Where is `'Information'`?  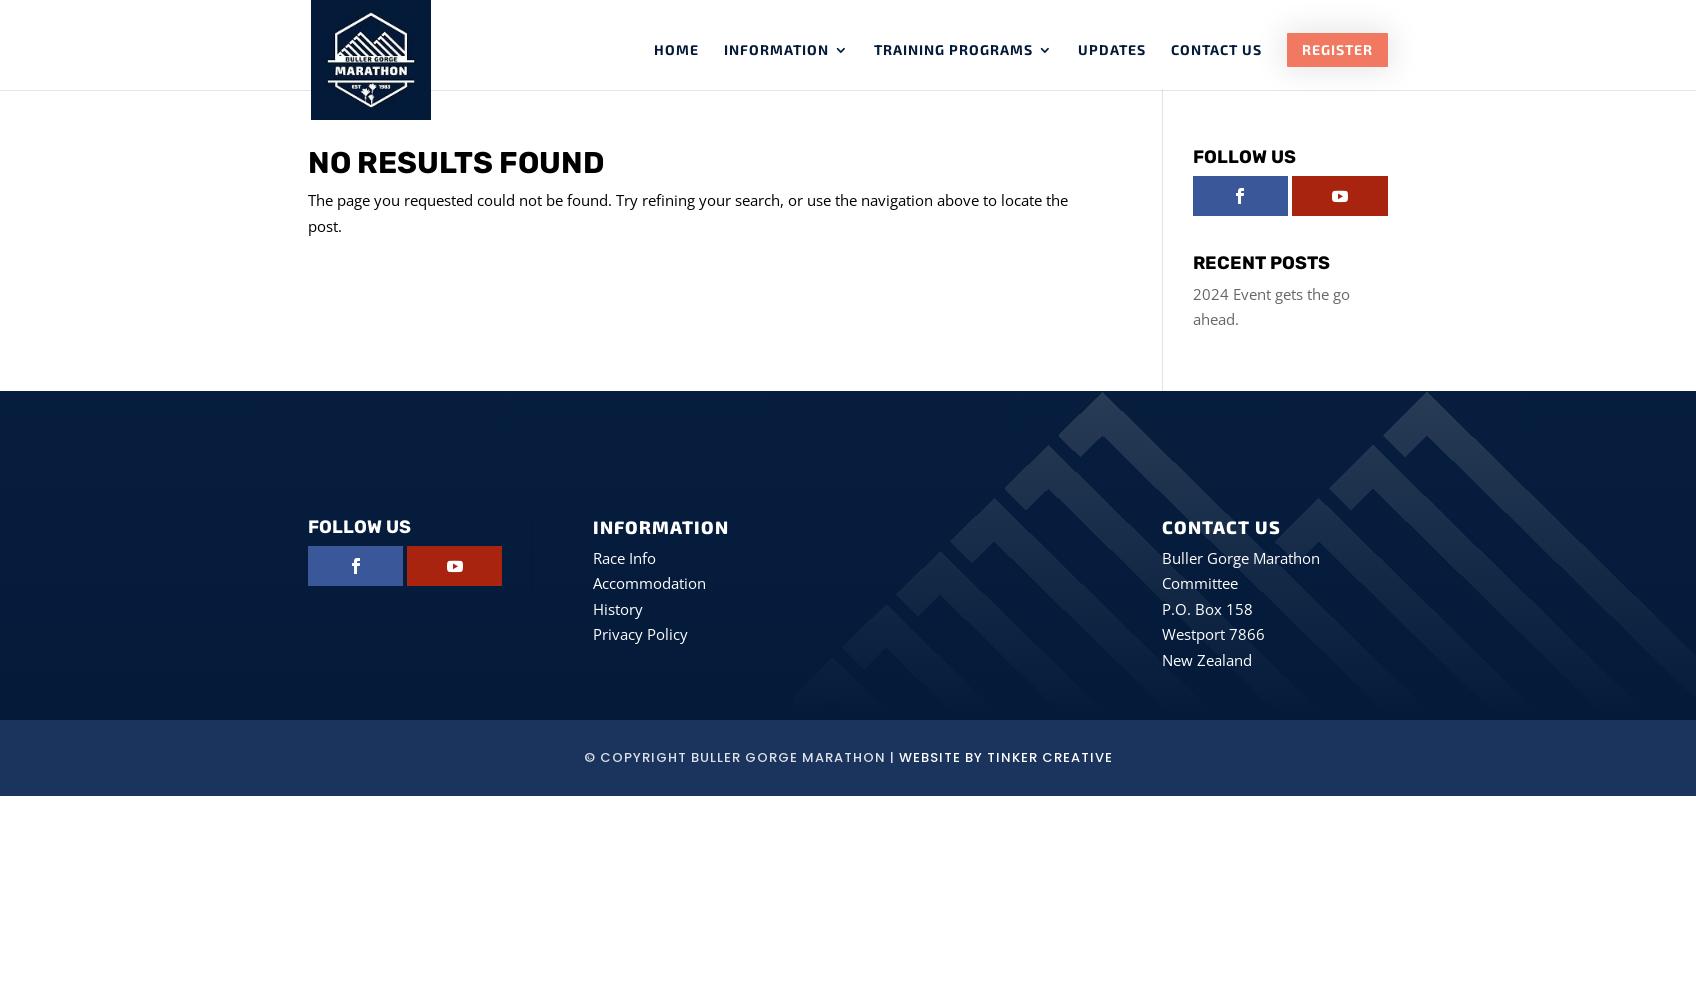 'Information' is located at coordinates (724, 49).